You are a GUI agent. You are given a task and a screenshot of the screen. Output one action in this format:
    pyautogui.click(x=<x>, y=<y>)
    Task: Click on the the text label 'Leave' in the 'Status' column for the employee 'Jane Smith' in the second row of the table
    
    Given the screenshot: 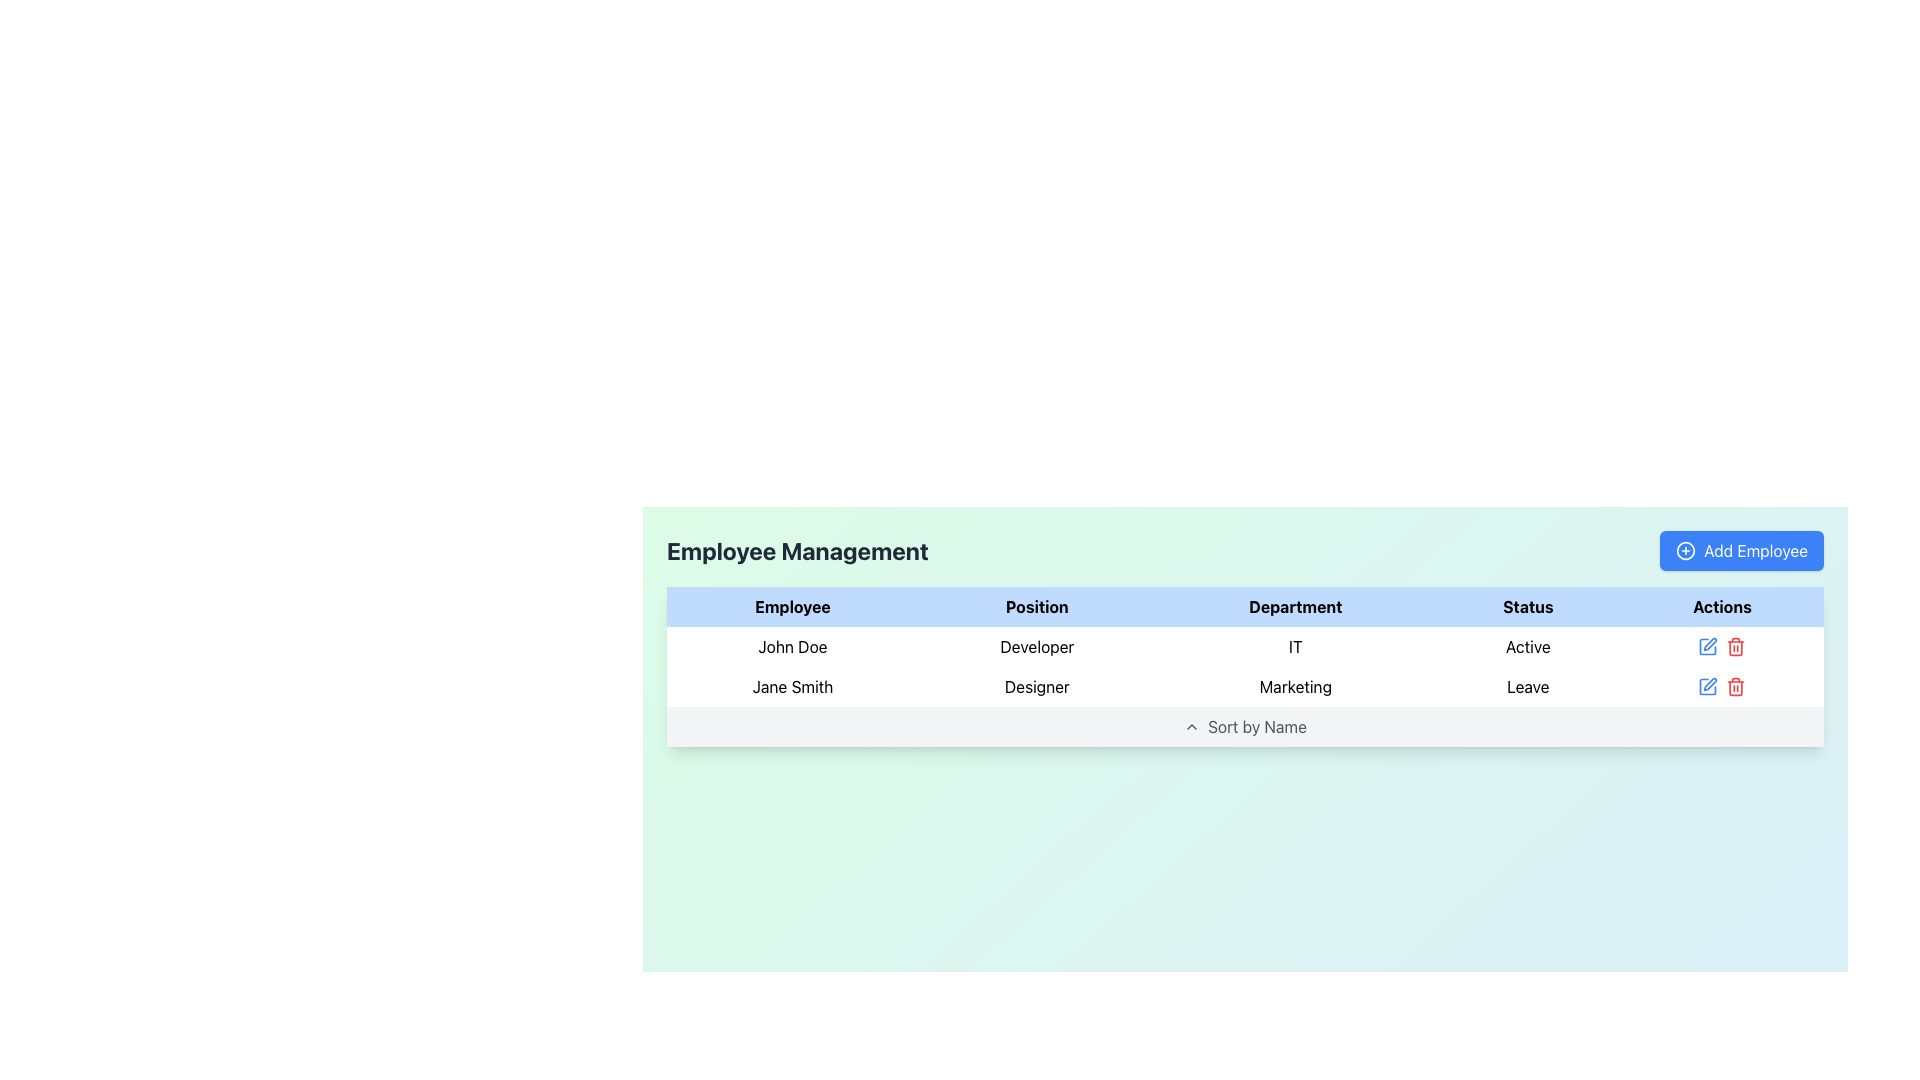 What is the action you would take?
    pyautogui.click(x=1527, y=685)
    